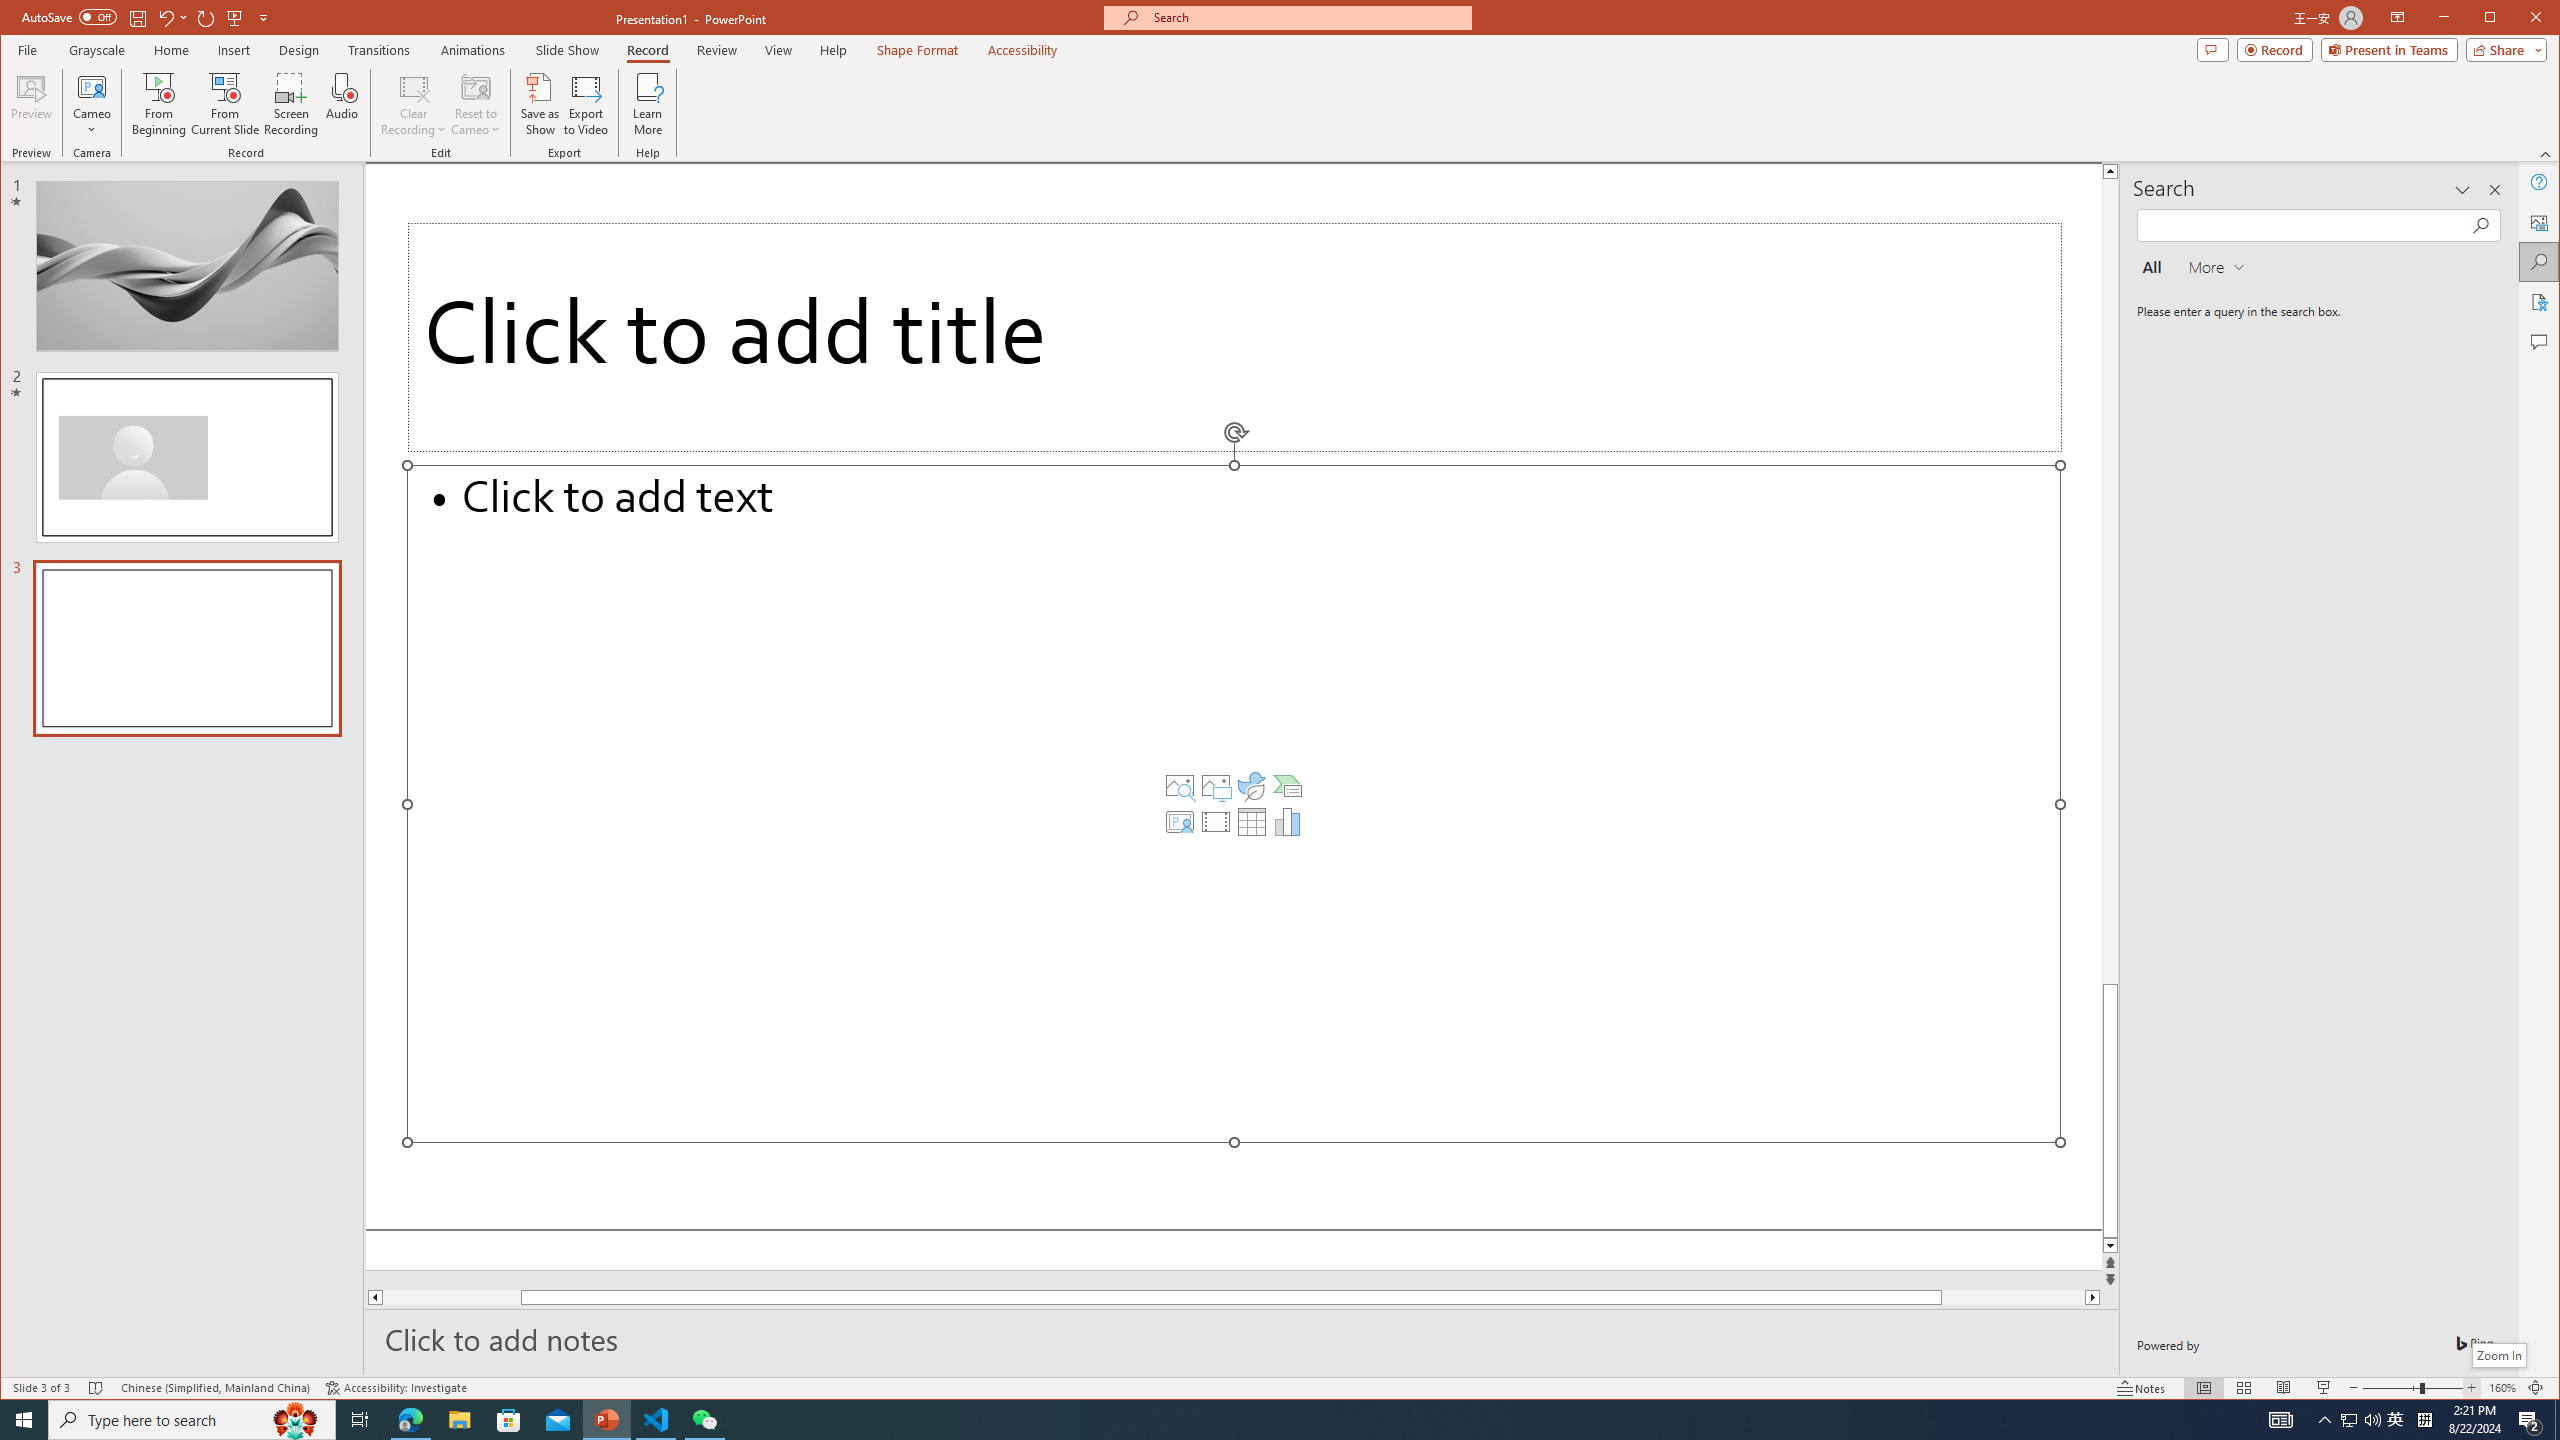 Image resolution: width=2560 pixels, height=1440 pixels. I want to click on 'Preview', so click(32, 103).